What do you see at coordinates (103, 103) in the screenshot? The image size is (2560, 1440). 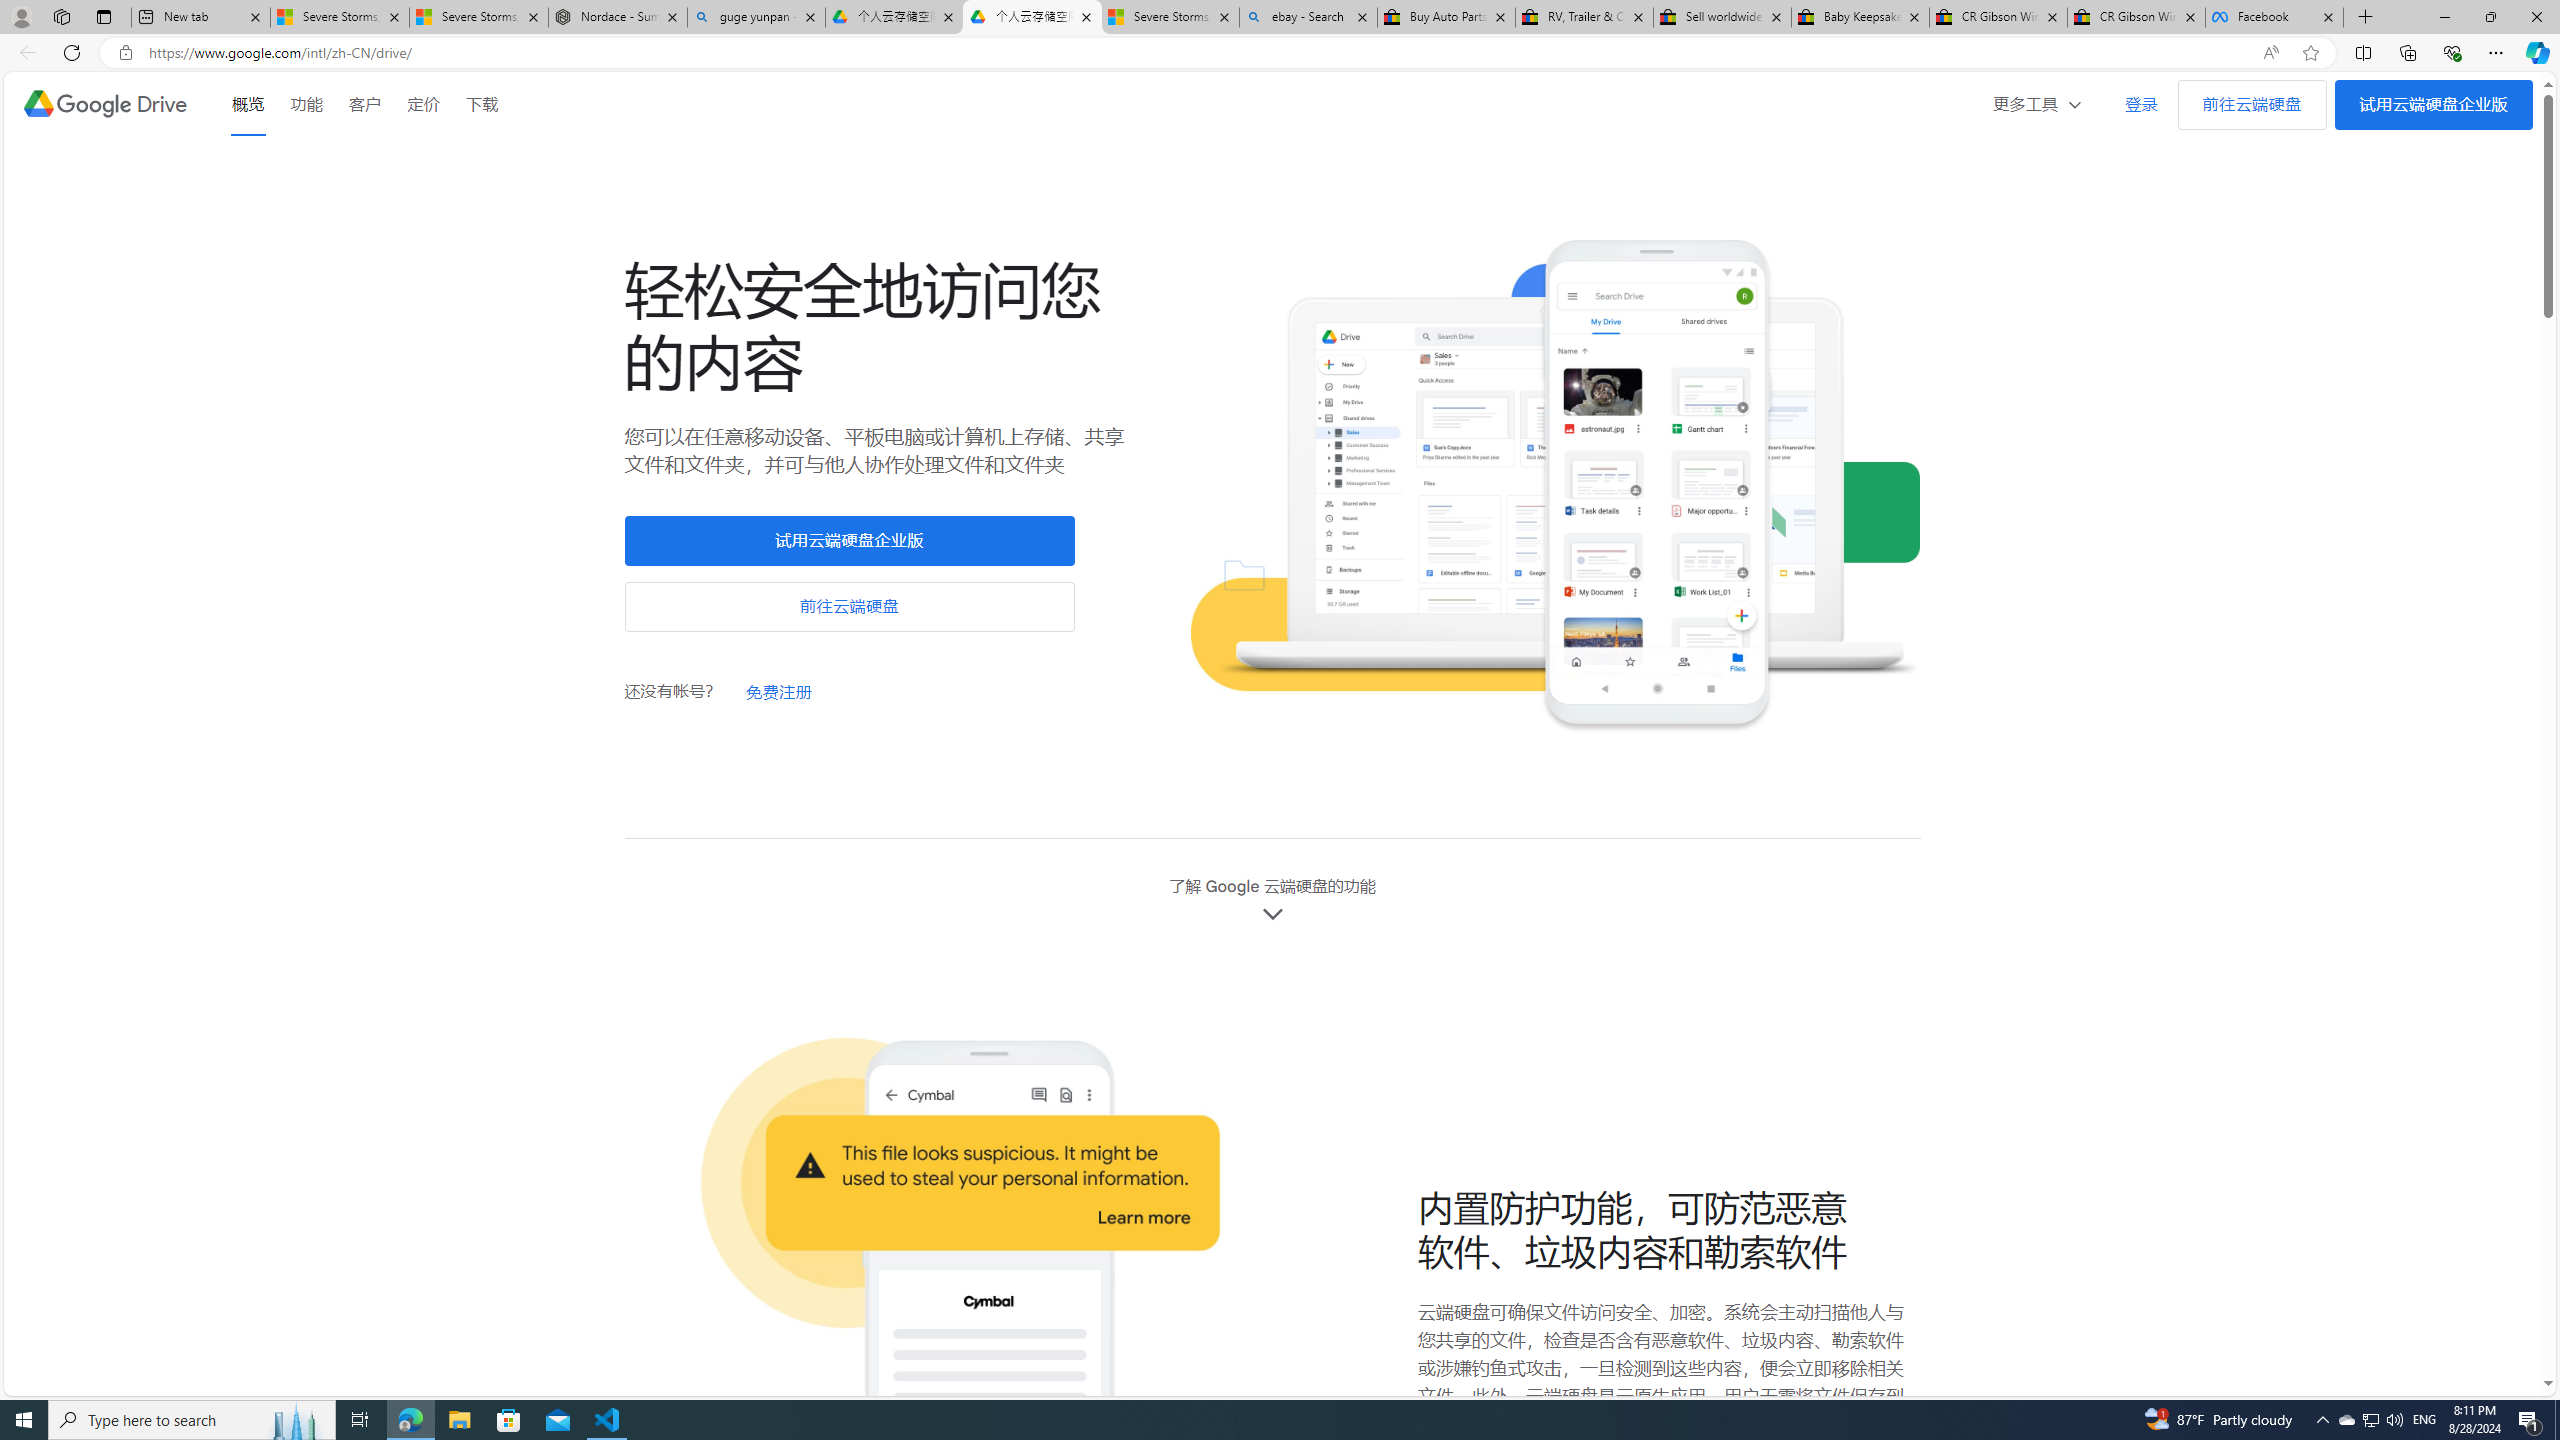 I see `'Google Drive'` at bounding box center [103, 103].